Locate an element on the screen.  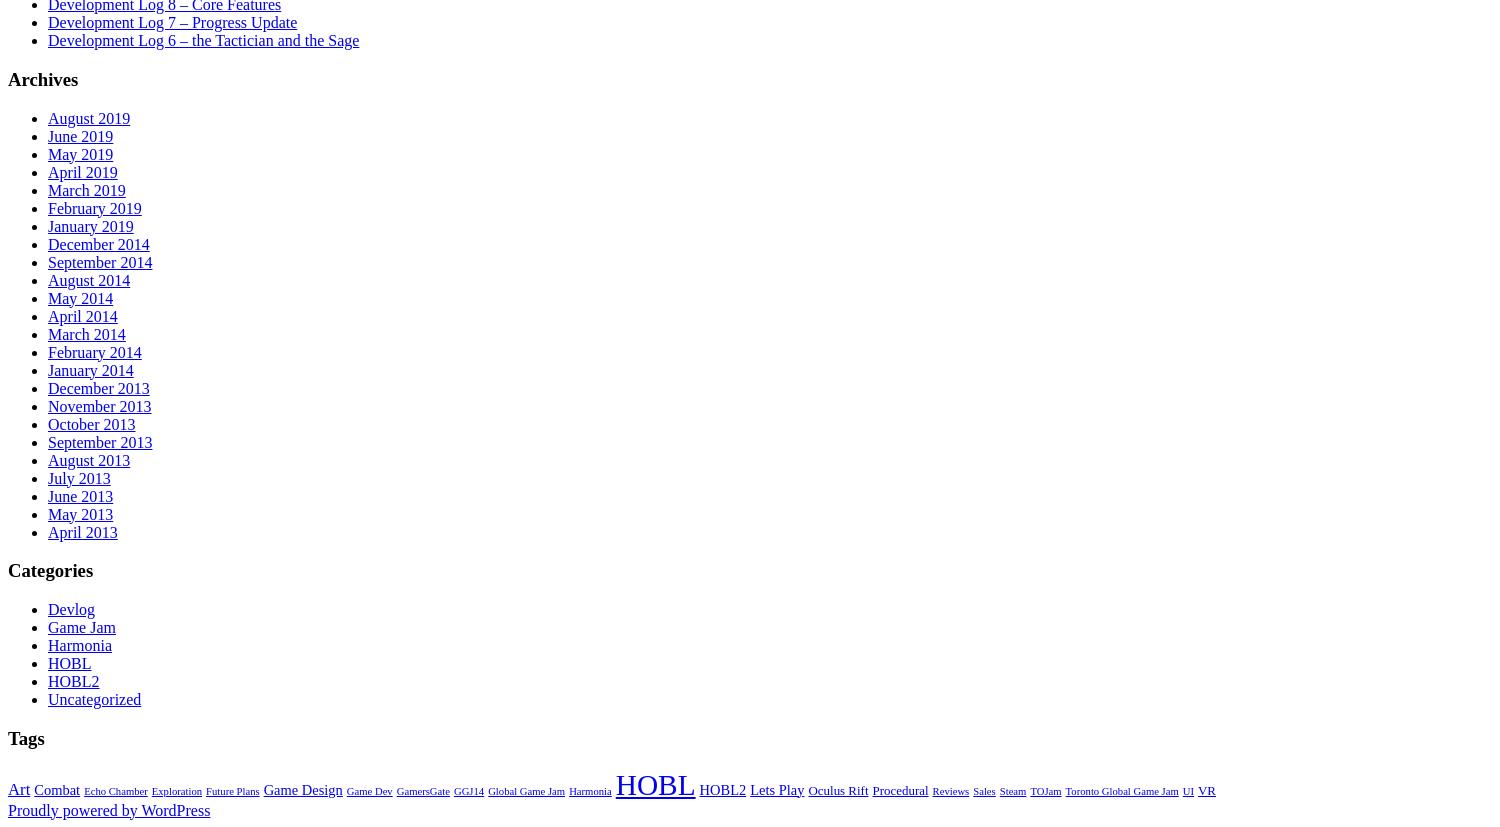
'Game Jam' is located at coordinates (48, 626).